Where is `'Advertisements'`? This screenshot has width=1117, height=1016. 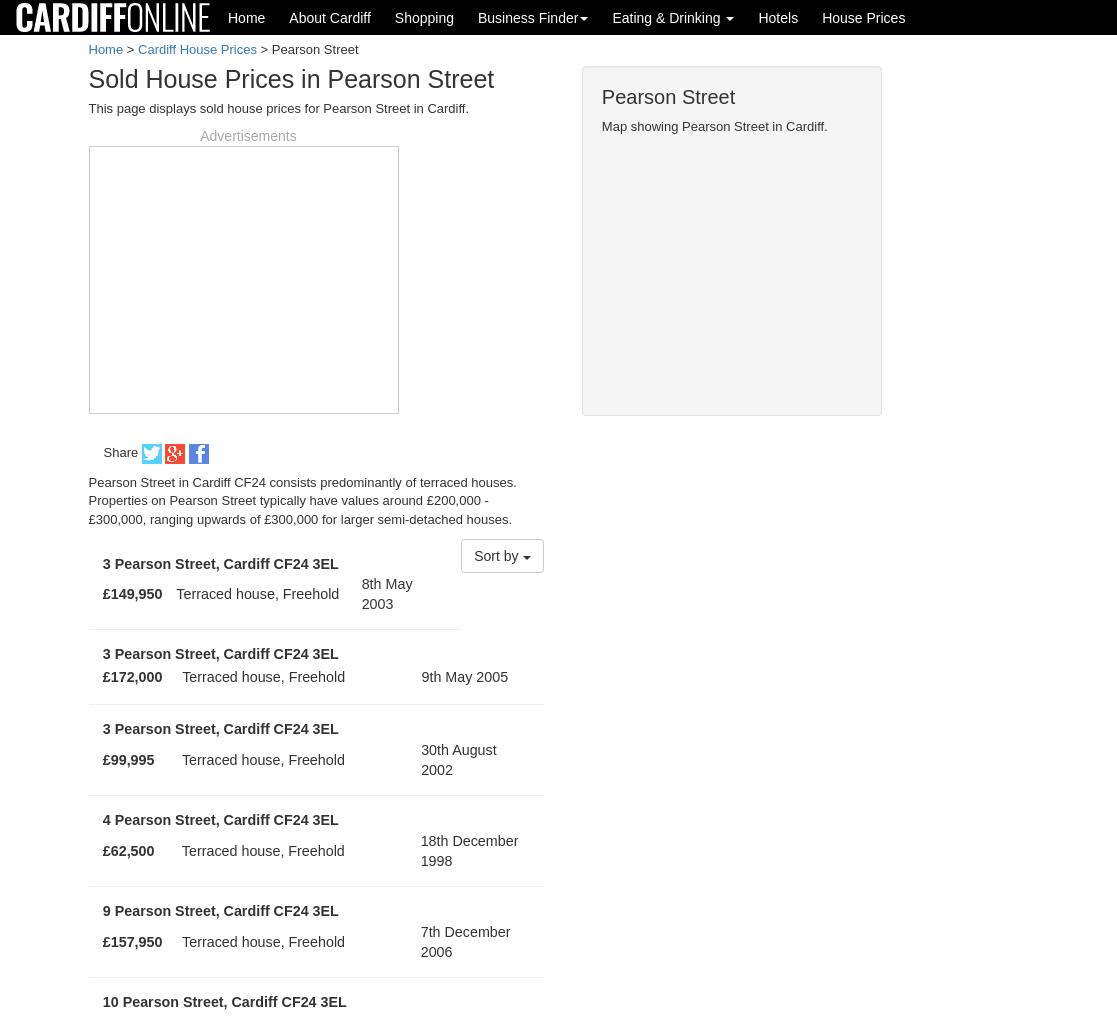 'Advertisements' is located at coordinates (199, 134).